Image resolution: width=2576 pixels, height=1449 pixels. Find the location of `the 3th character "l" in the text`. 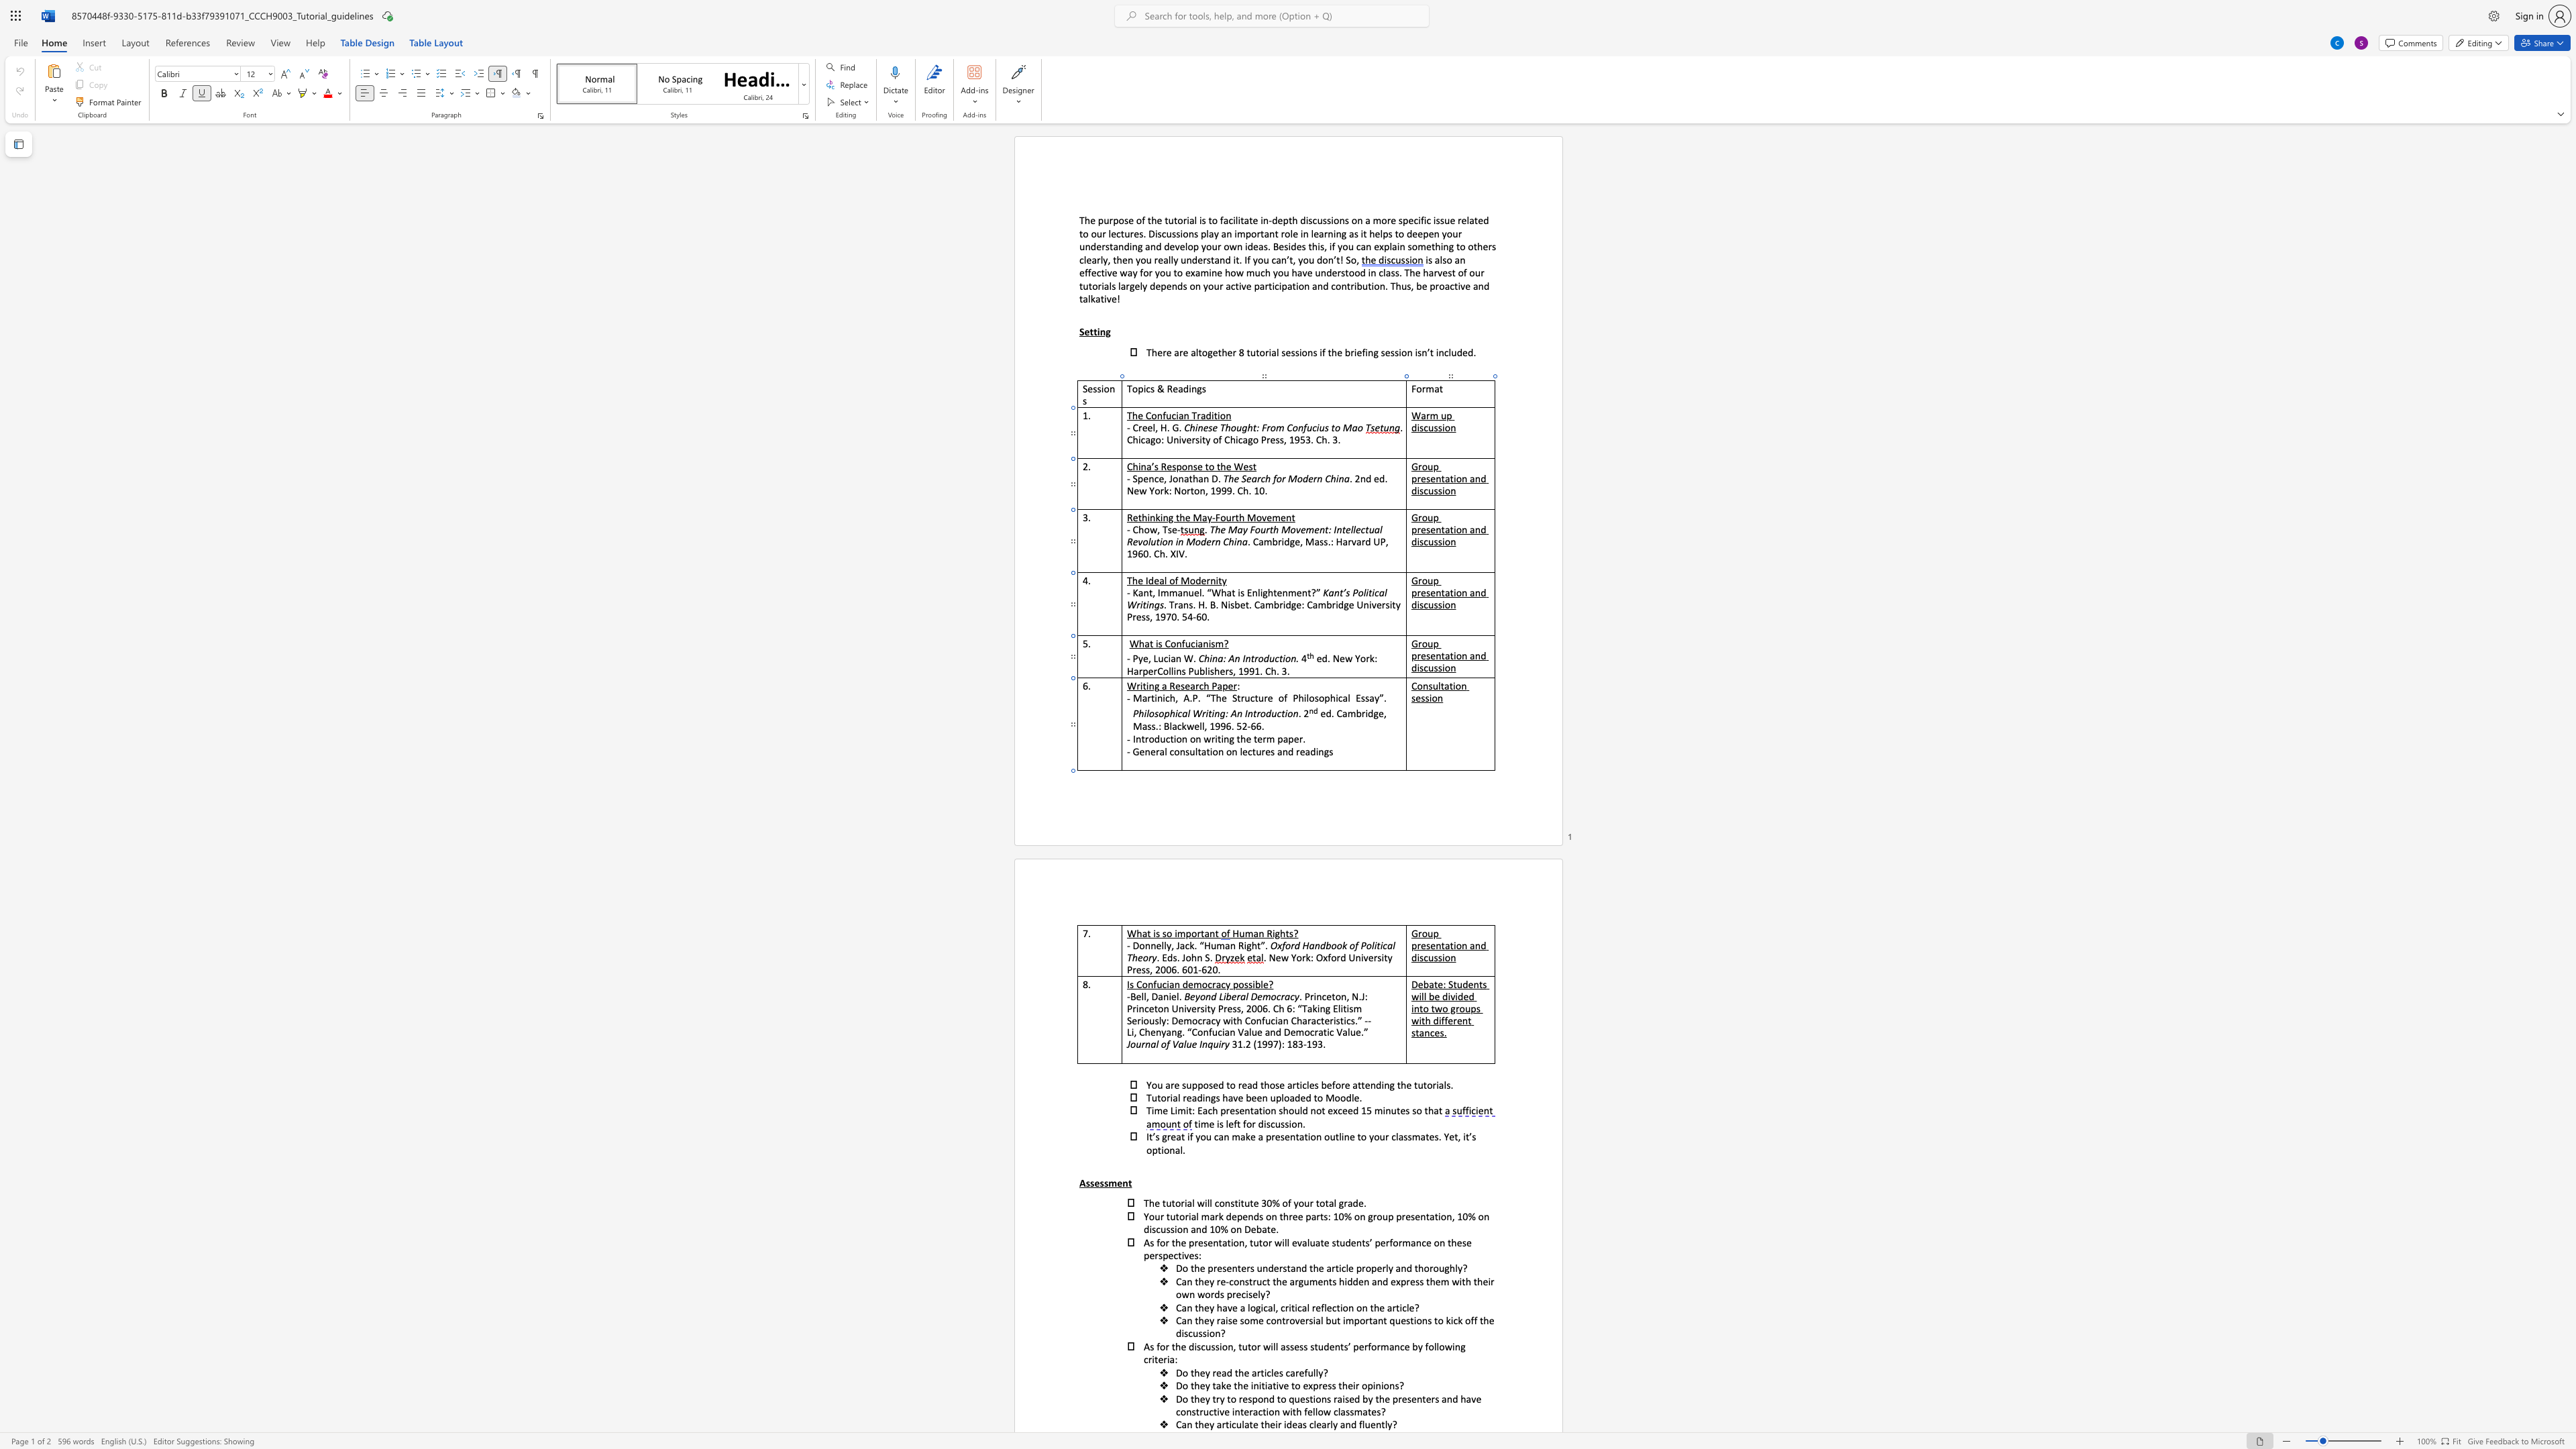

the 3th character "l" in the text is located at coordinates (1203, 726).